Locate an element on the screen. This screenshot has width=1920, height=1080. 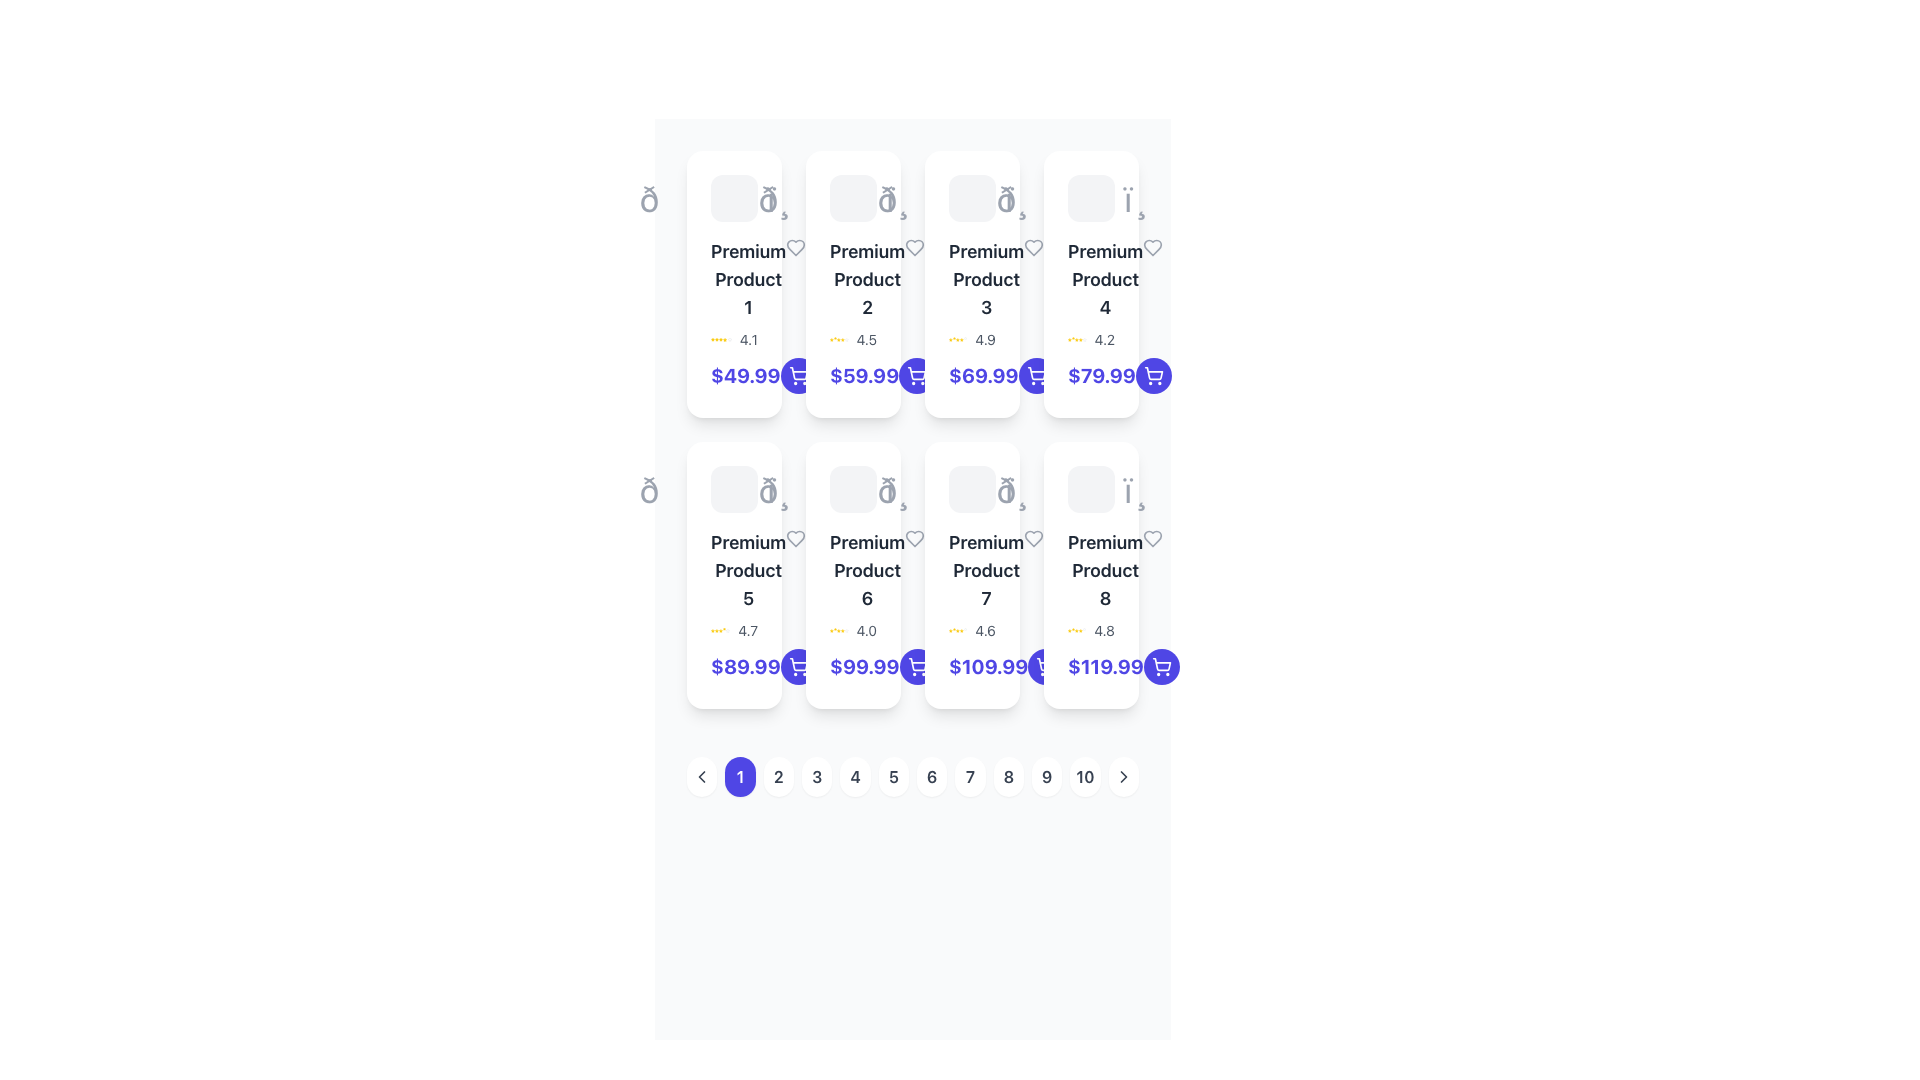
price displayed as '$49.99' in bold indigo text located in the first product card, below the product title and rating information is located at coordinates (744, 375).